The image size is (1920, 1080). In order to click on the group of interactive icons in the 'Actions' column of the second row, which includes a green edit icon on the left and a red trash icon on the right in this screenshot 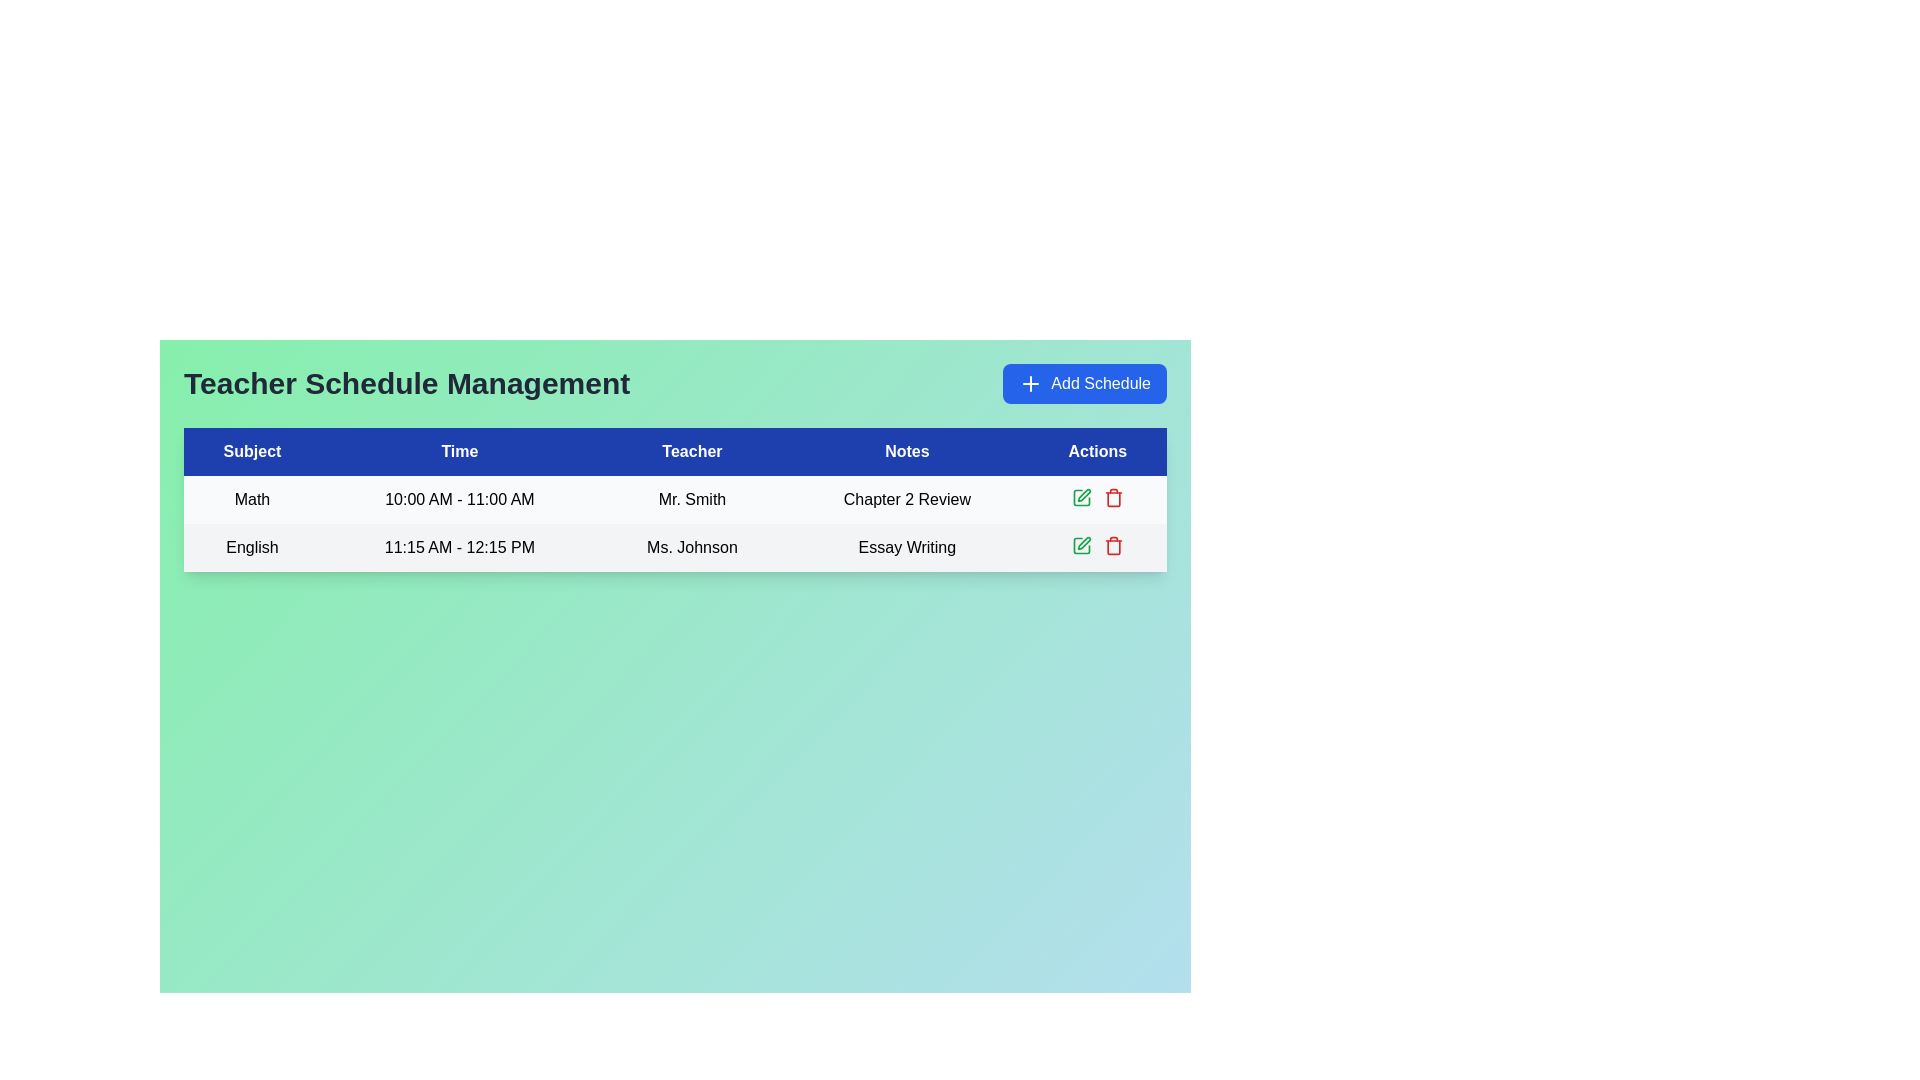, I will do `click(1096, 546)`.